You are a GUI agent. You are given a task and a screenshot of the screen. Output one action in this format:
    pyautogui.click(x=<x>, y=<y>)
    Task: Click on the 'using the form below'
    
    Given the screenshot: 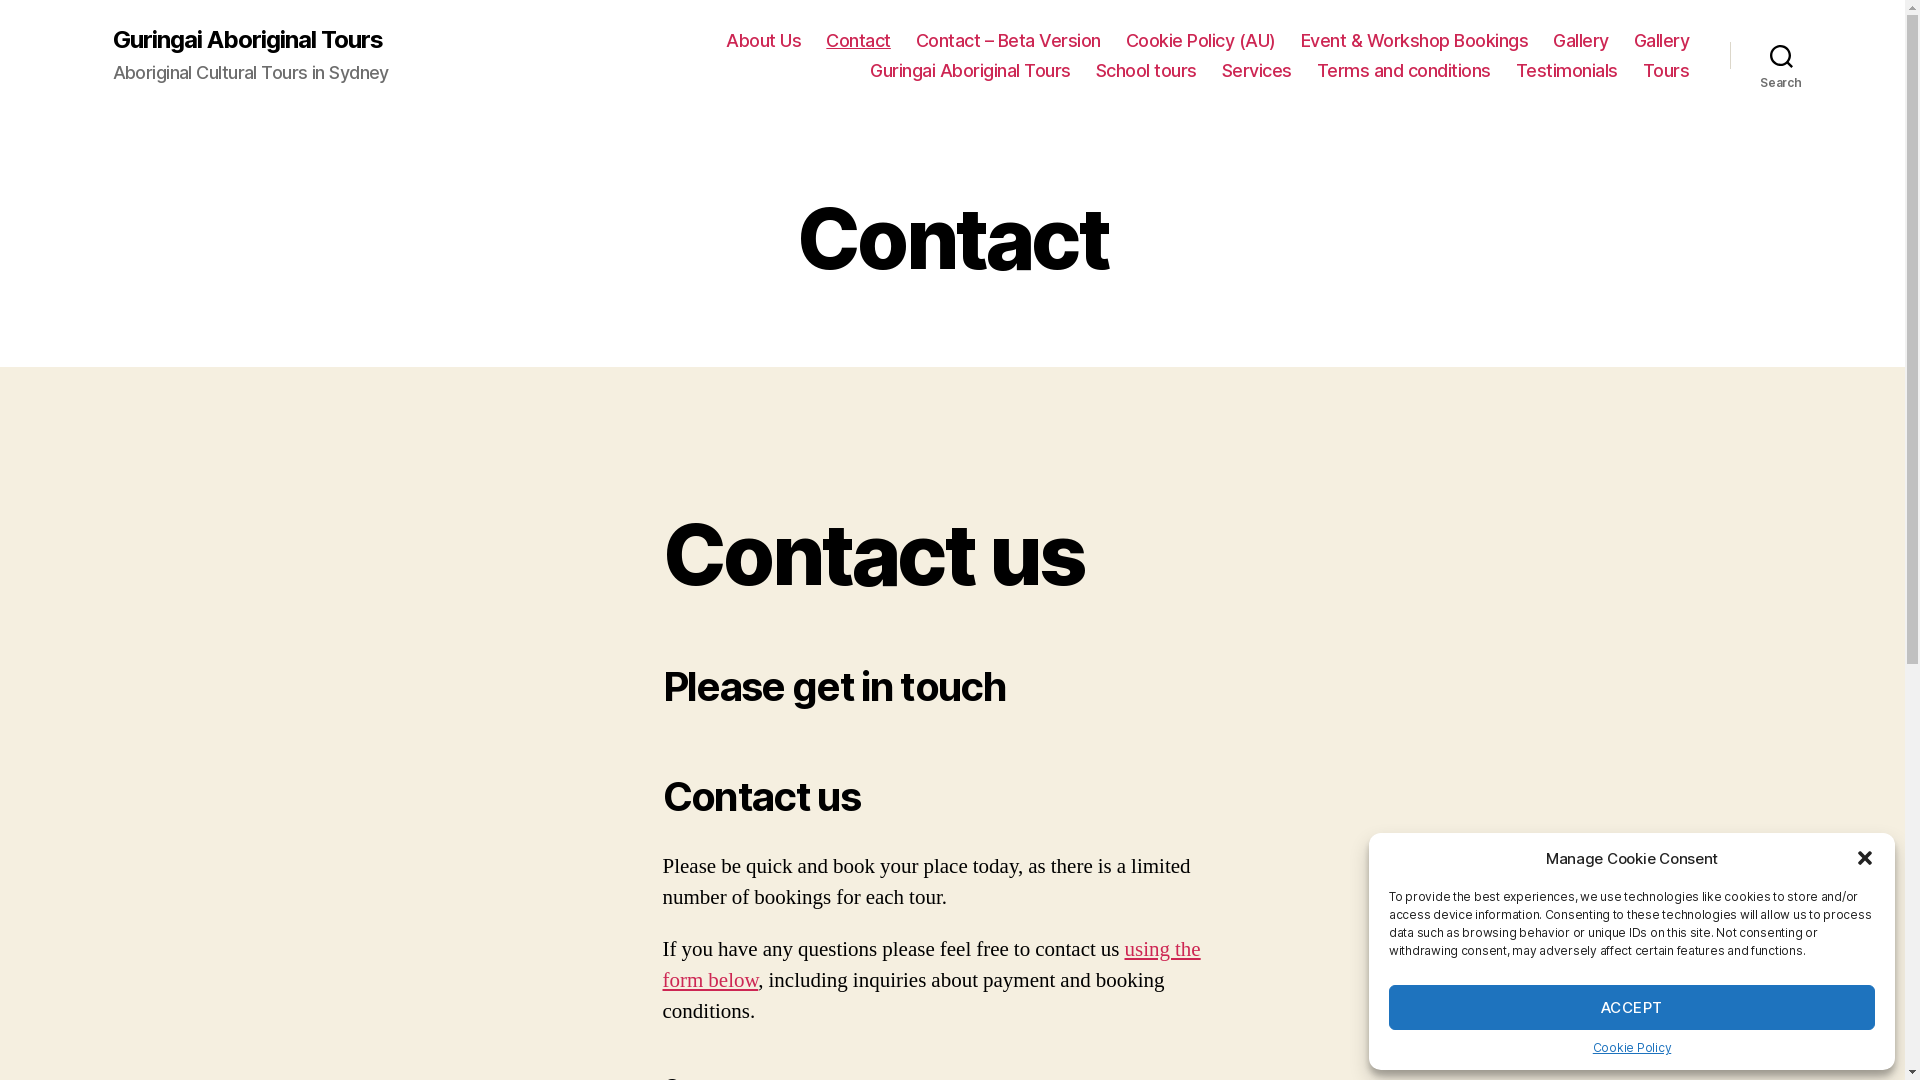 What is the action you would take?
    pyautogui.click(x=930, y=963)
    